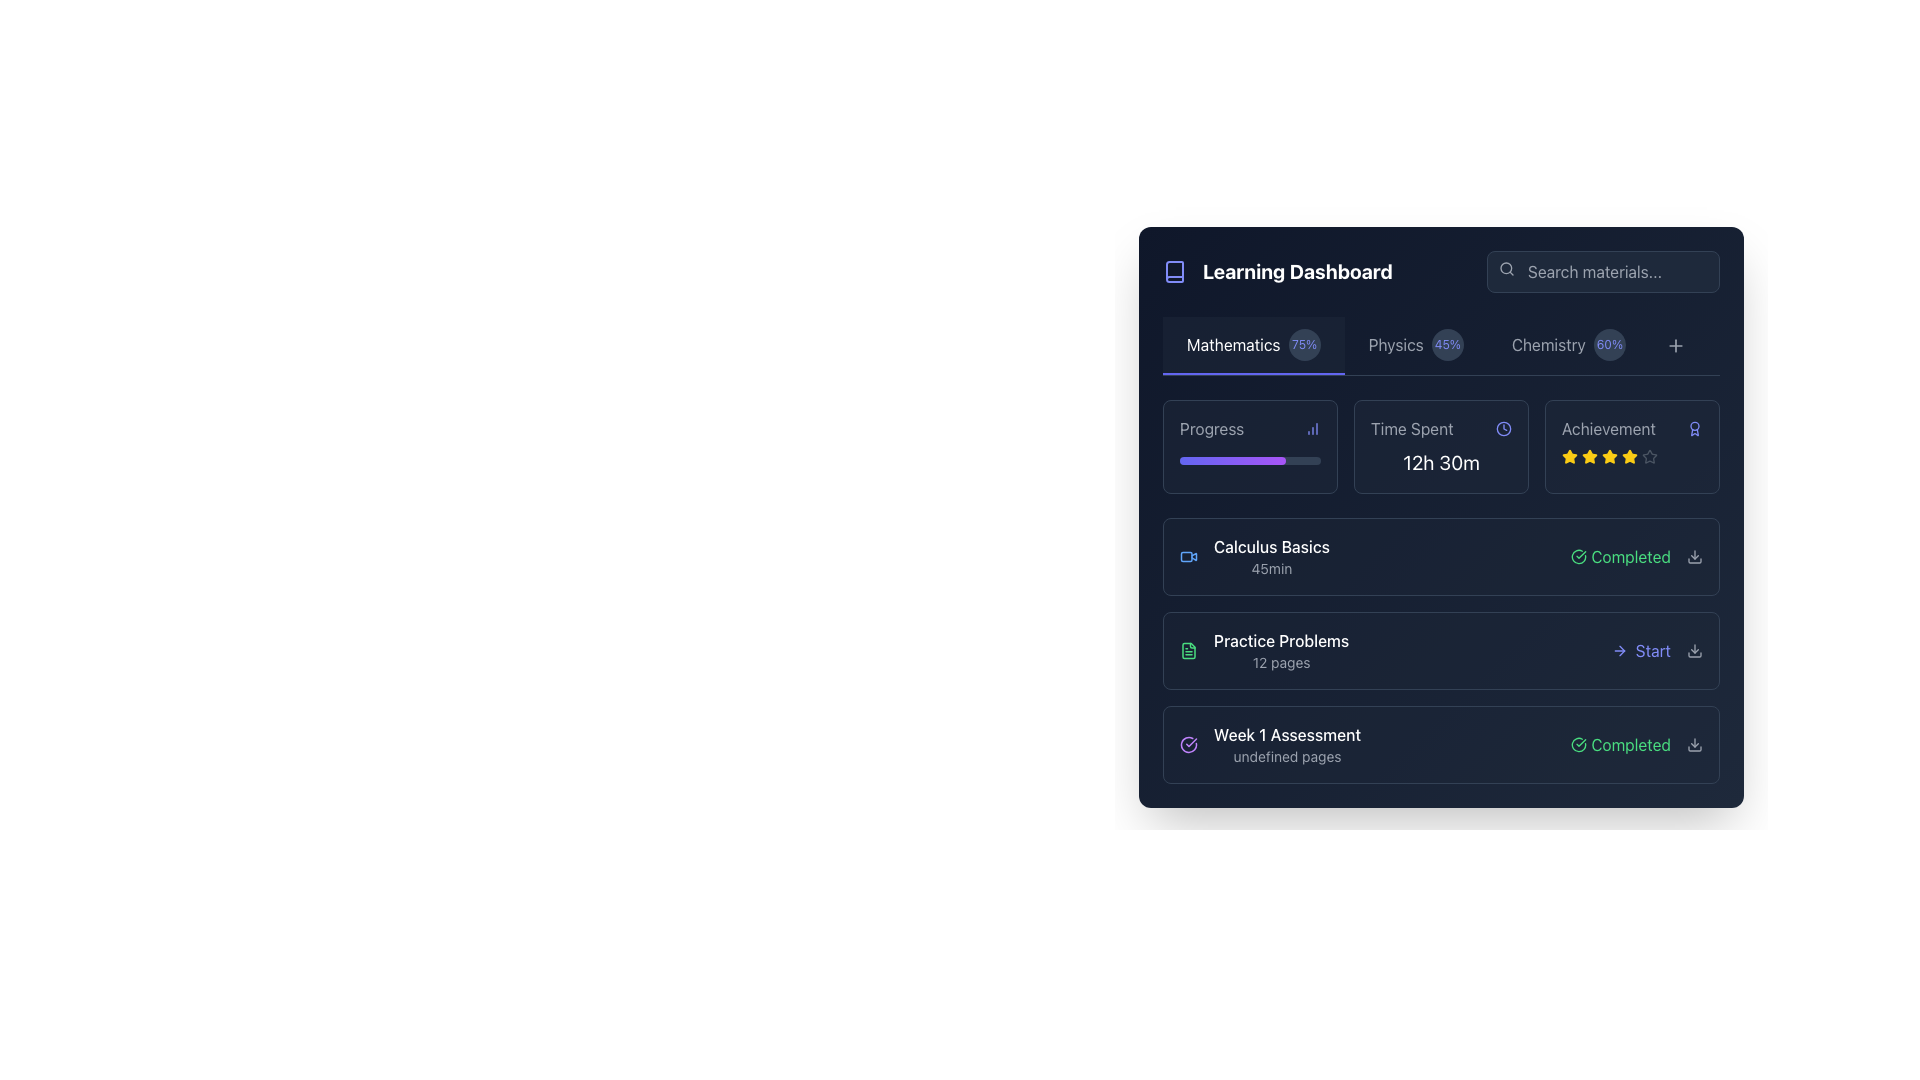 This screenshot has width=1920, height=1080. What do you see at coordinates (1281, 651) in the screenshot?
I see `the 'Practice Problems' text block, which features a bold white title and a smaller gray subtitle` at bounding box center [1281, 651].